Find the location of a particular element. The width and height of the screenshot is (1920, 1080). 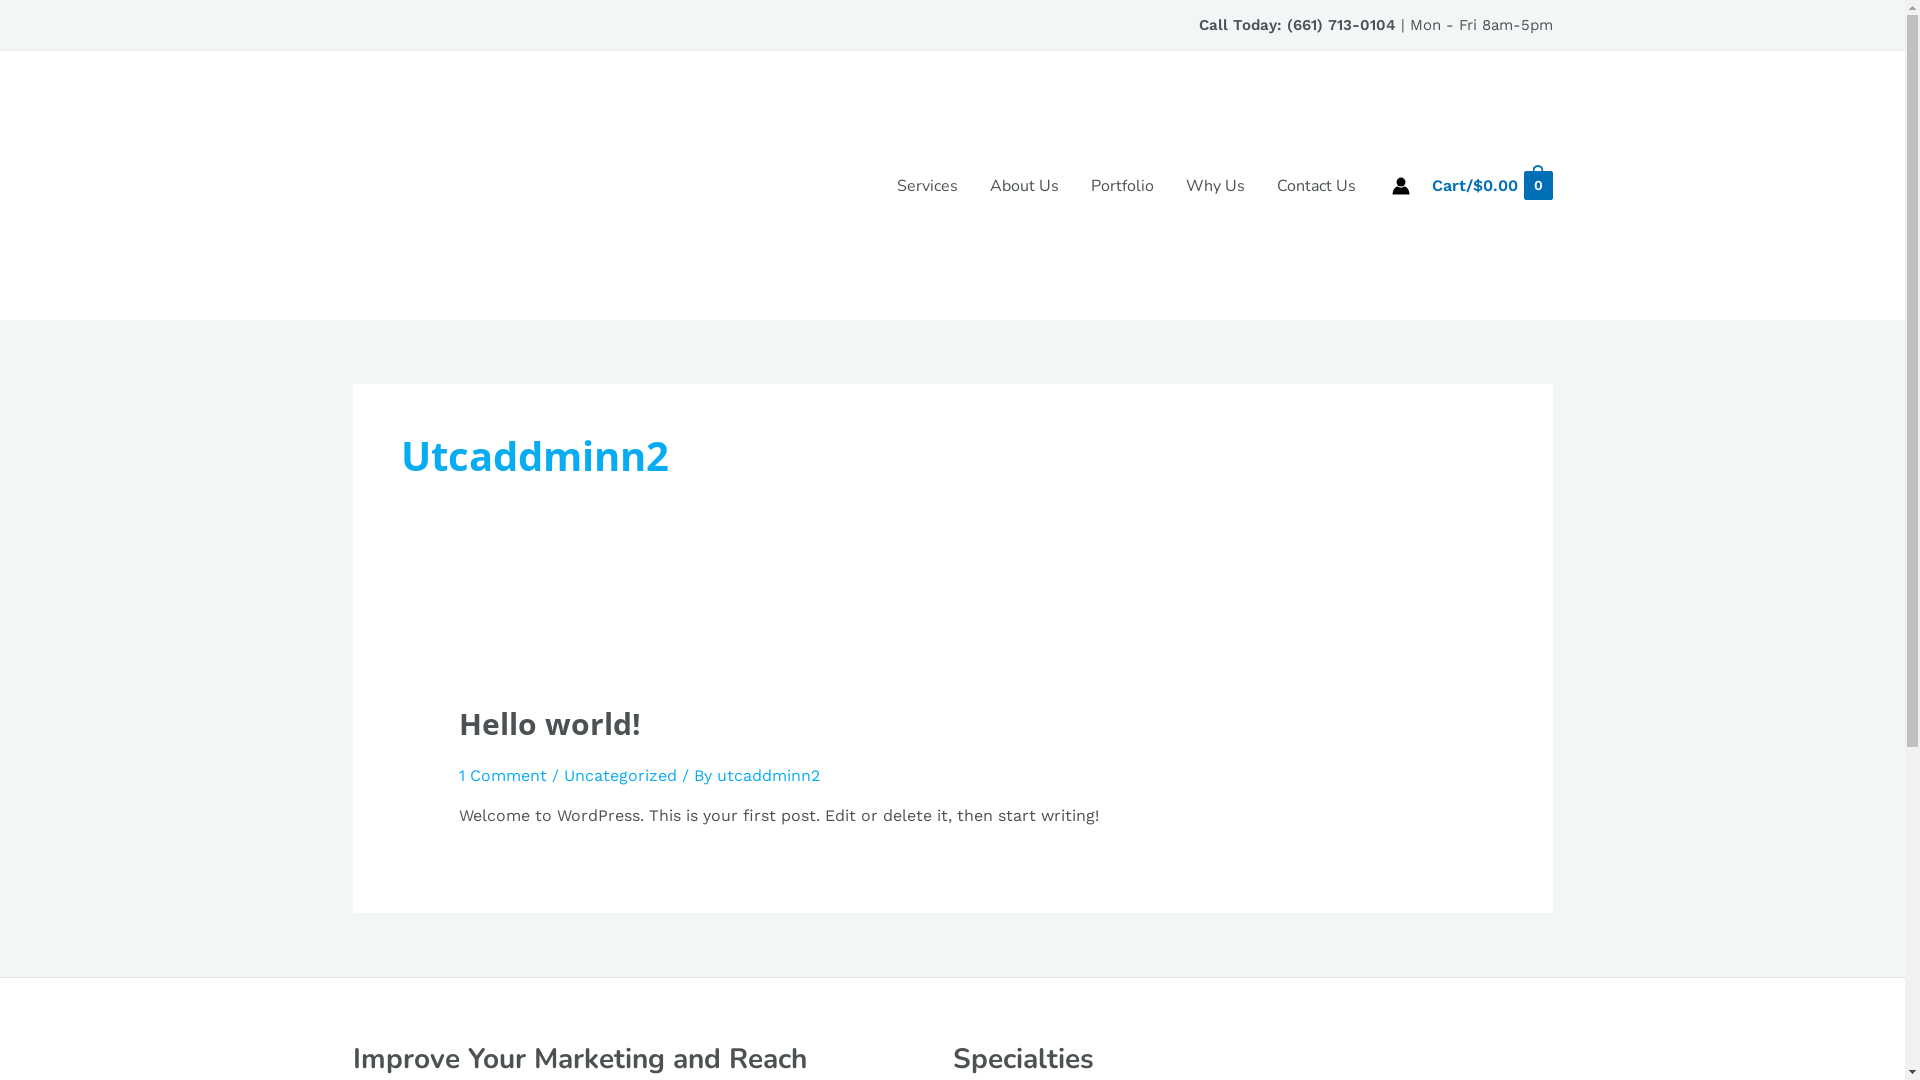

'utcaddminn2' is located at coordinates (716, 774).